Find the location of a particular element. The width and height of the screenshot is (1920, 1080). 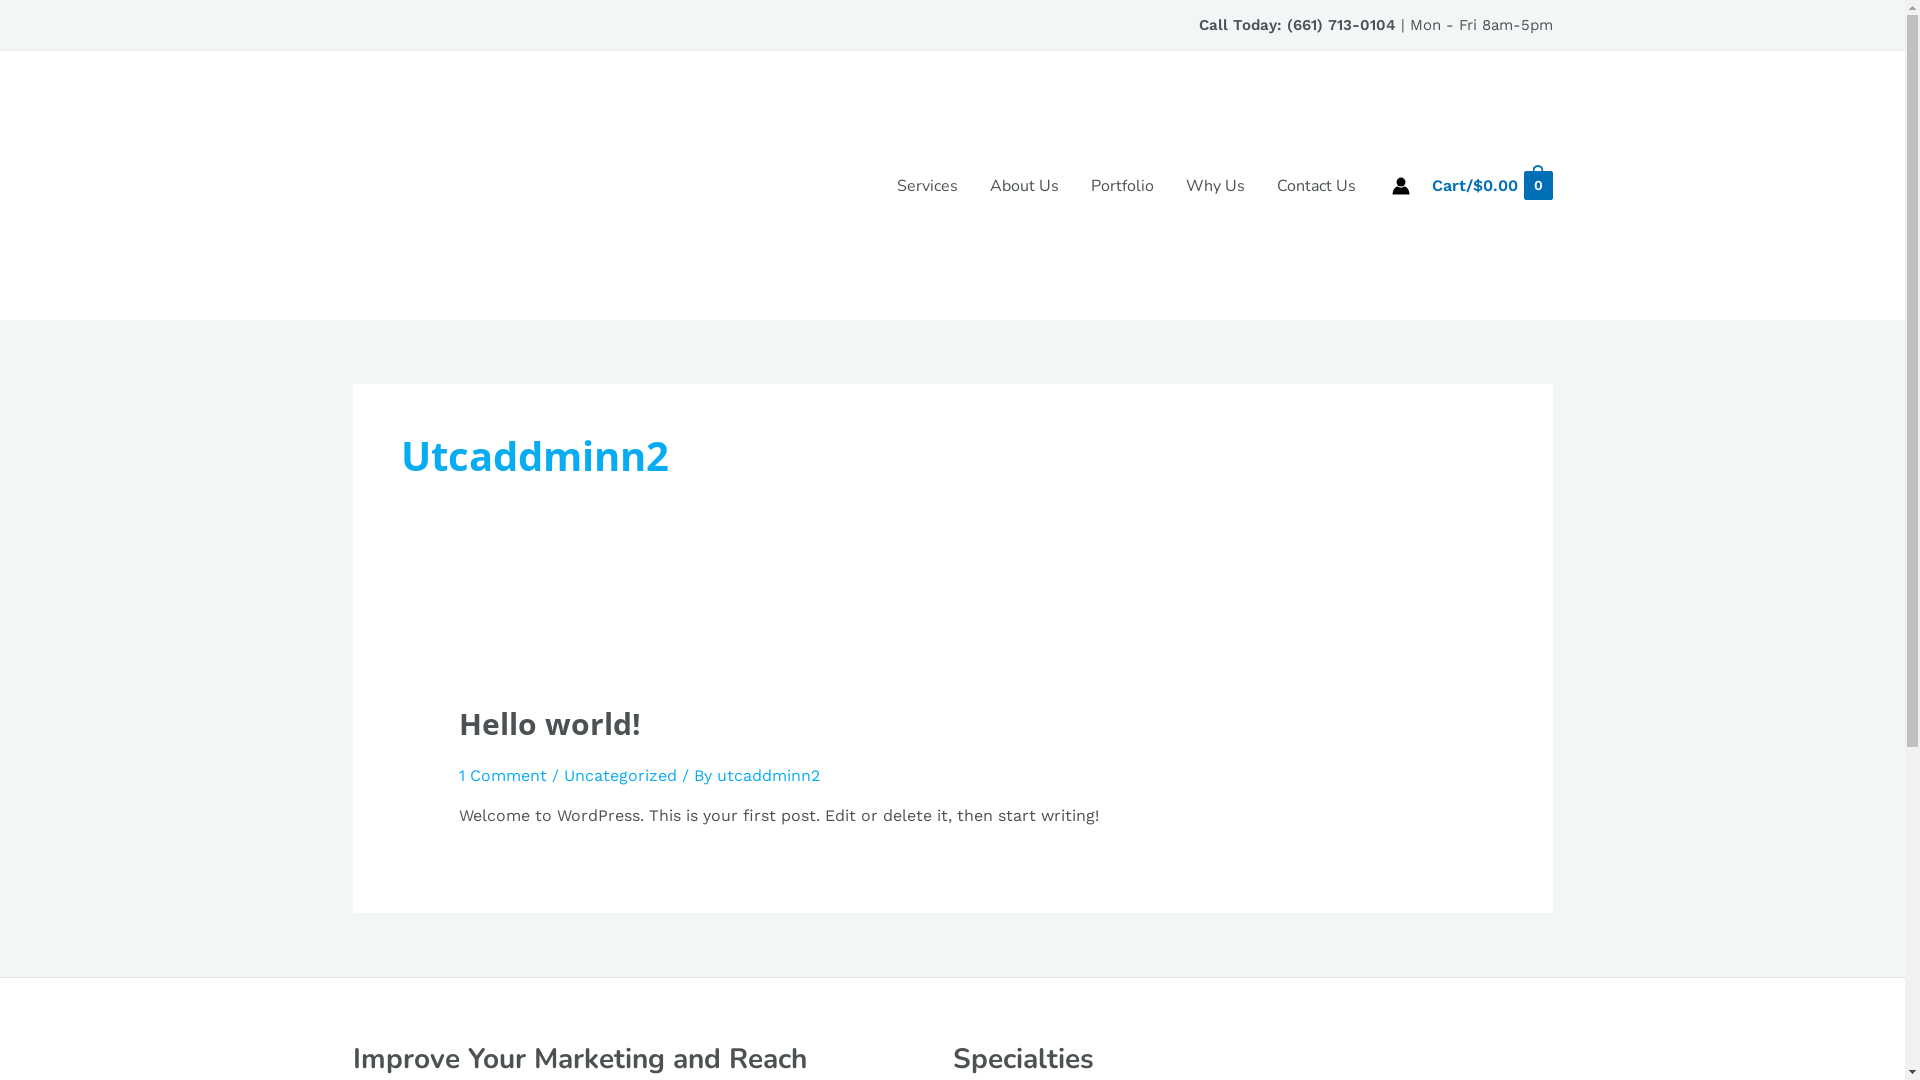

'utcaddminn2' is located at coordinates (716, 774).